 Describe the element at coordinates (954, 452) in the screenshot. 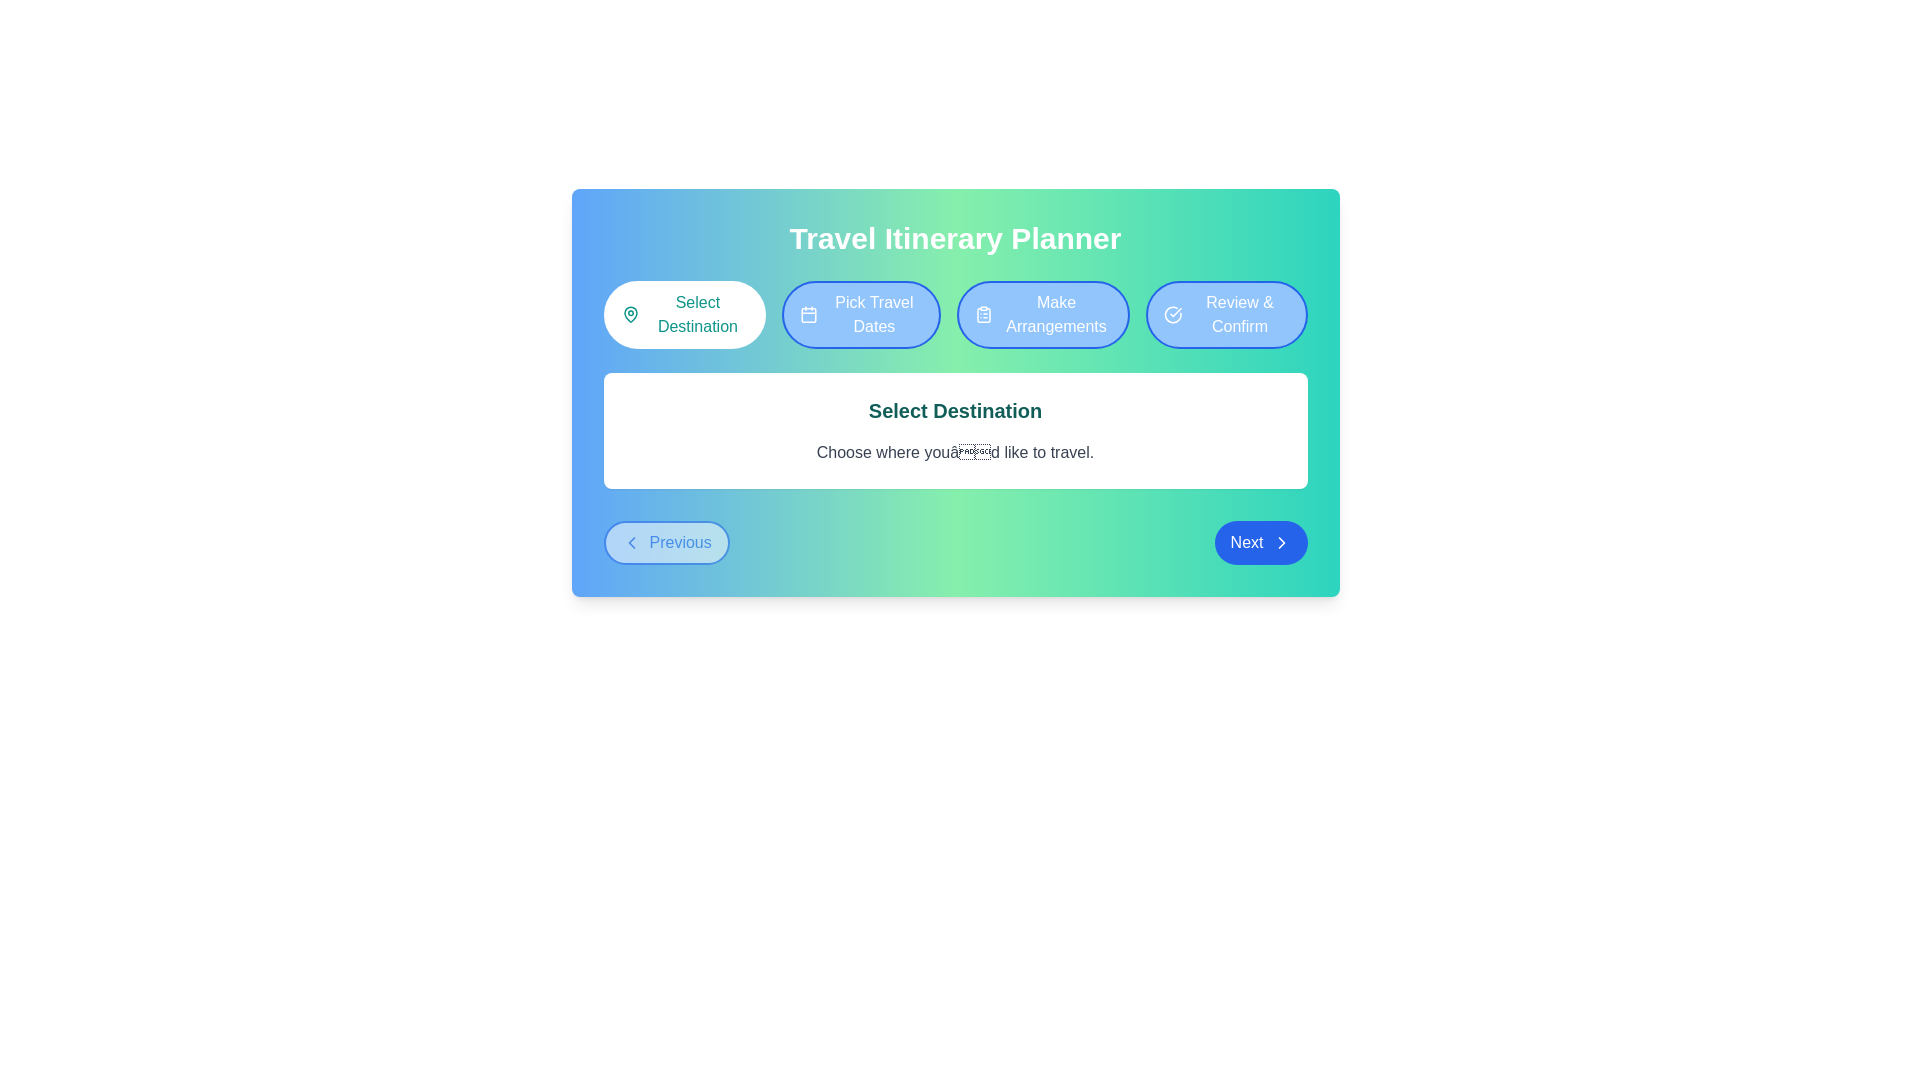

I see `the Text Label that provides guidance for the task described by the heading 'Select Destination'` at that location.